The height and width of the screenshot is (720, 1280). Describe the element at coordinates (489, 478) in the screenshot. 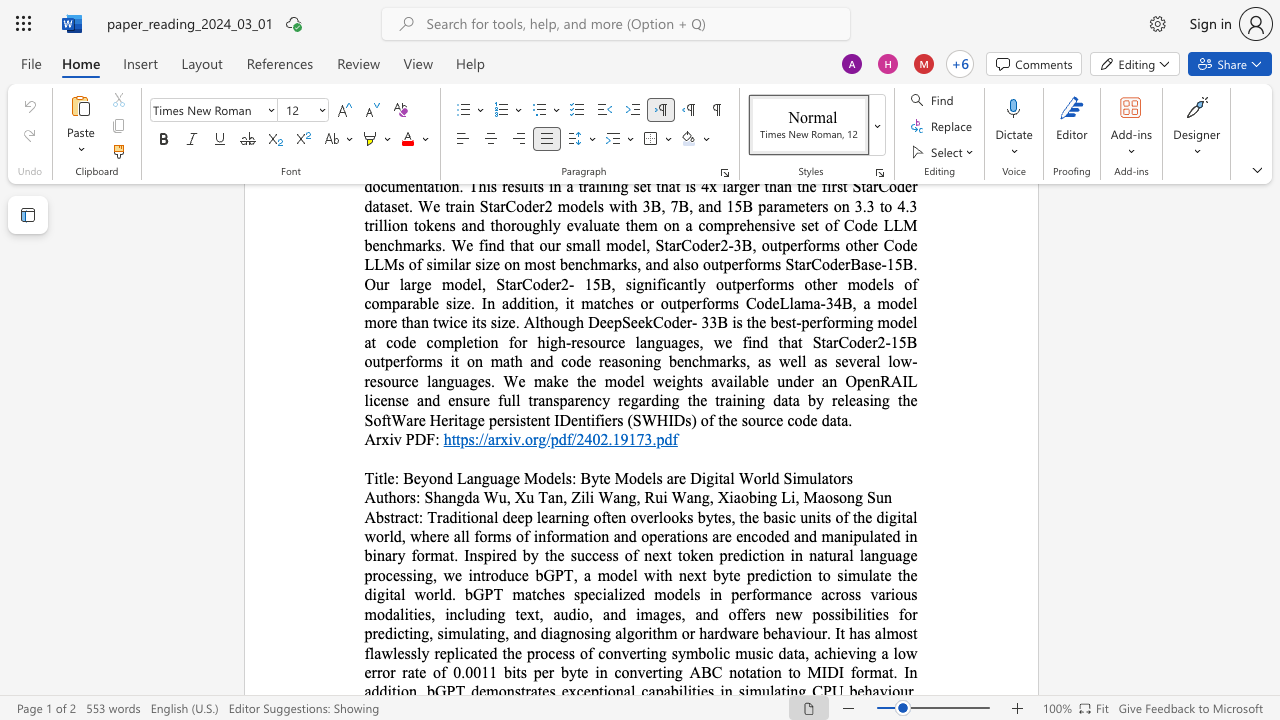

I see `the space between the continuous character "g" and "u" in the text` at that location.